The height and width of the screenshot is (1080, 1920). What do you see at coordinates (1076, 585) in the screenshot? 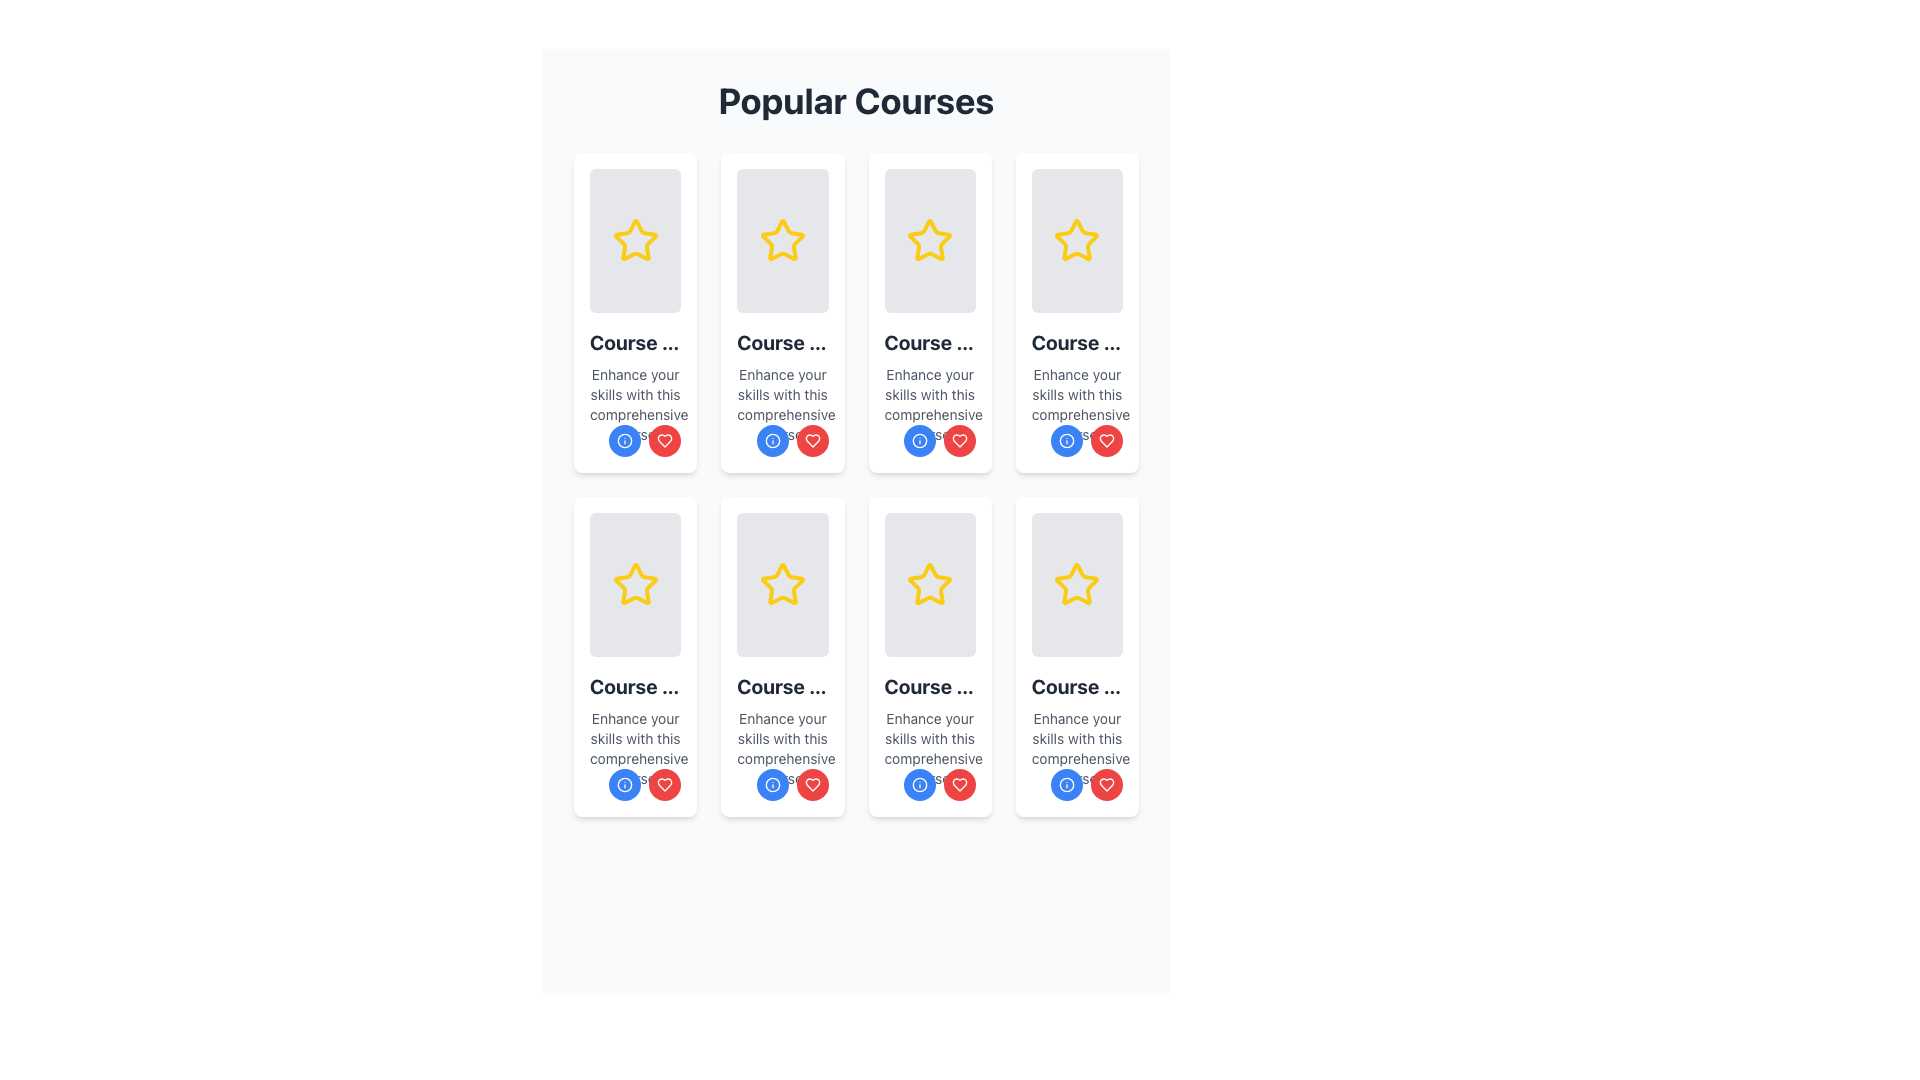
I see `the Visual Display Placeholder at the top of the 'Course Title 8' card, which features a light gray background and a centered yellow outlined star icon` at bounding box center [1076, 585].